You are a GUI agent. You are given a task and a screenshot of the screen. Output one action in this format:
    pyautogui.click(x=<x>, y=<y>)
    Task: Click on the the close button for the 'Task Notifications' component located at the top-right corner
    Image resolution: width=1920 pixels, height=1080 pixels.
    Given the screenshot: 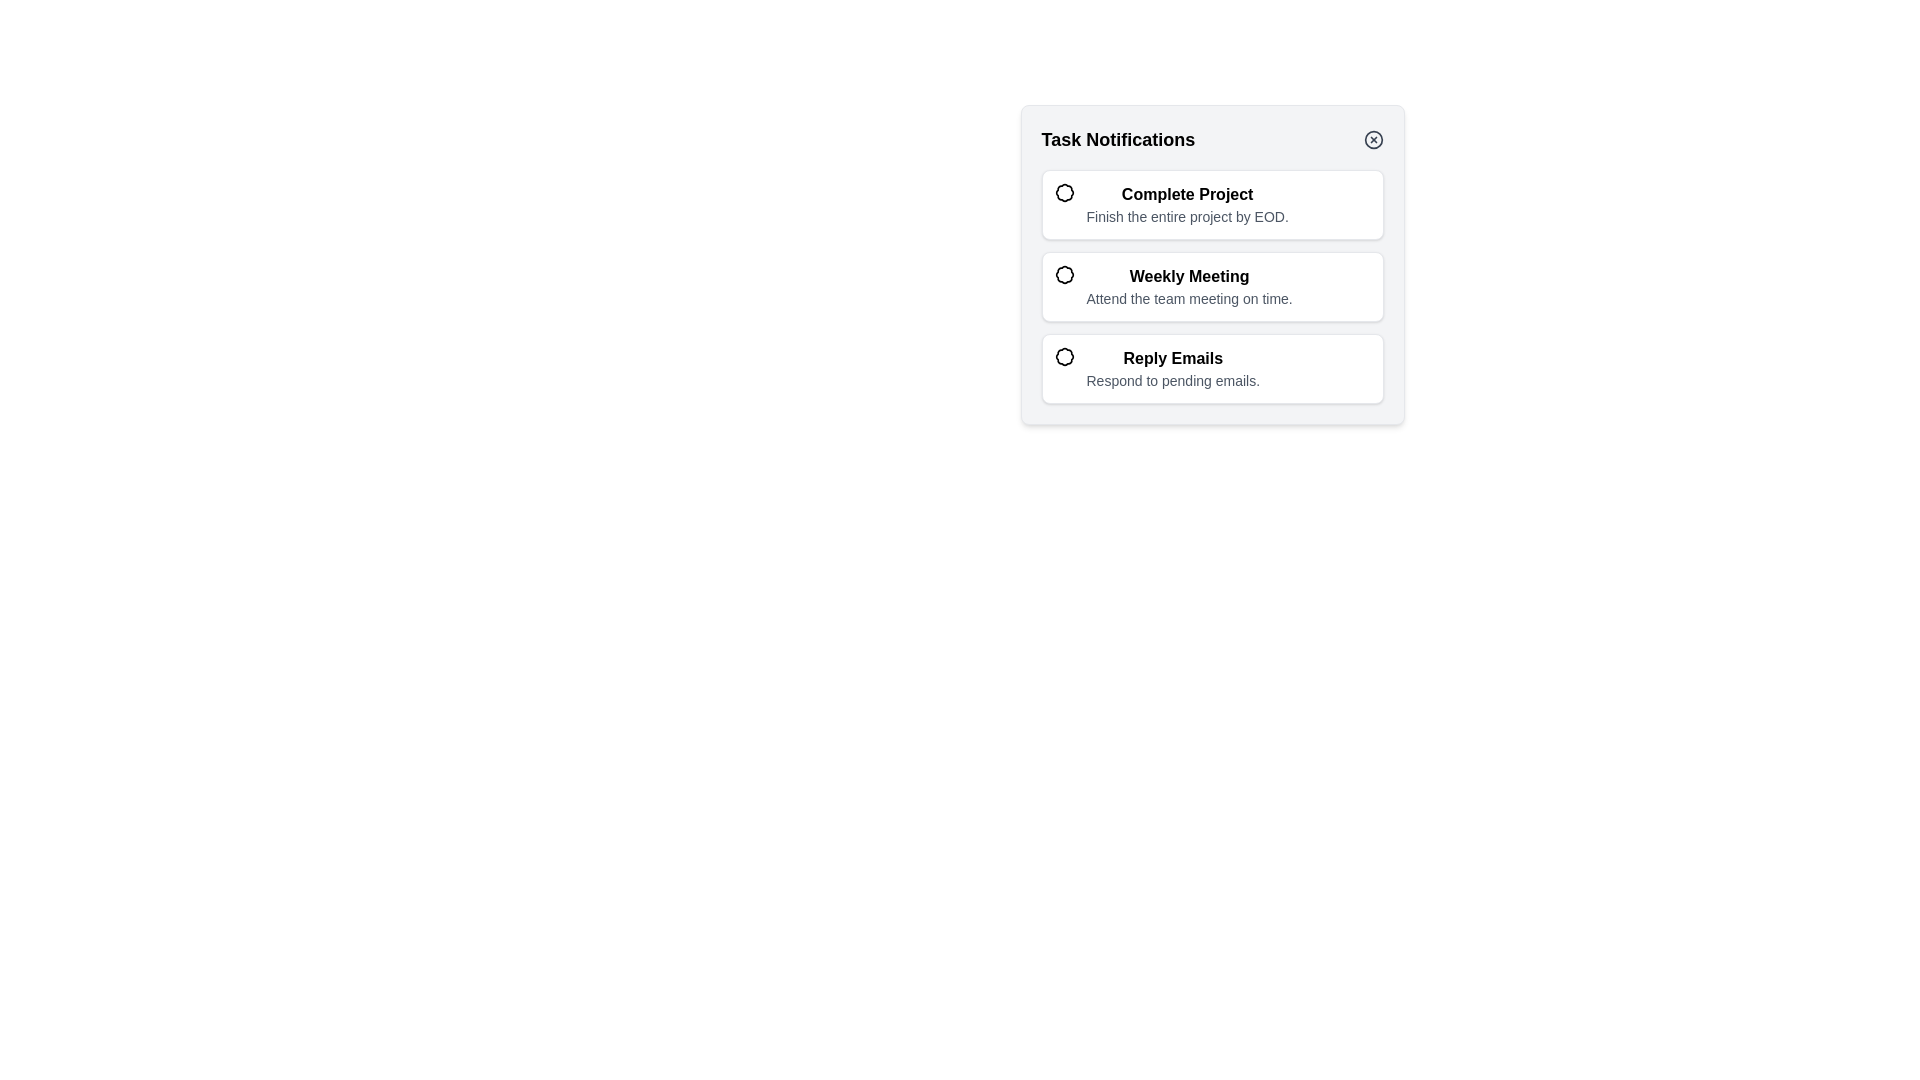 What is the action you would take?
    pyautogui.click(x=1372, y=138)
    